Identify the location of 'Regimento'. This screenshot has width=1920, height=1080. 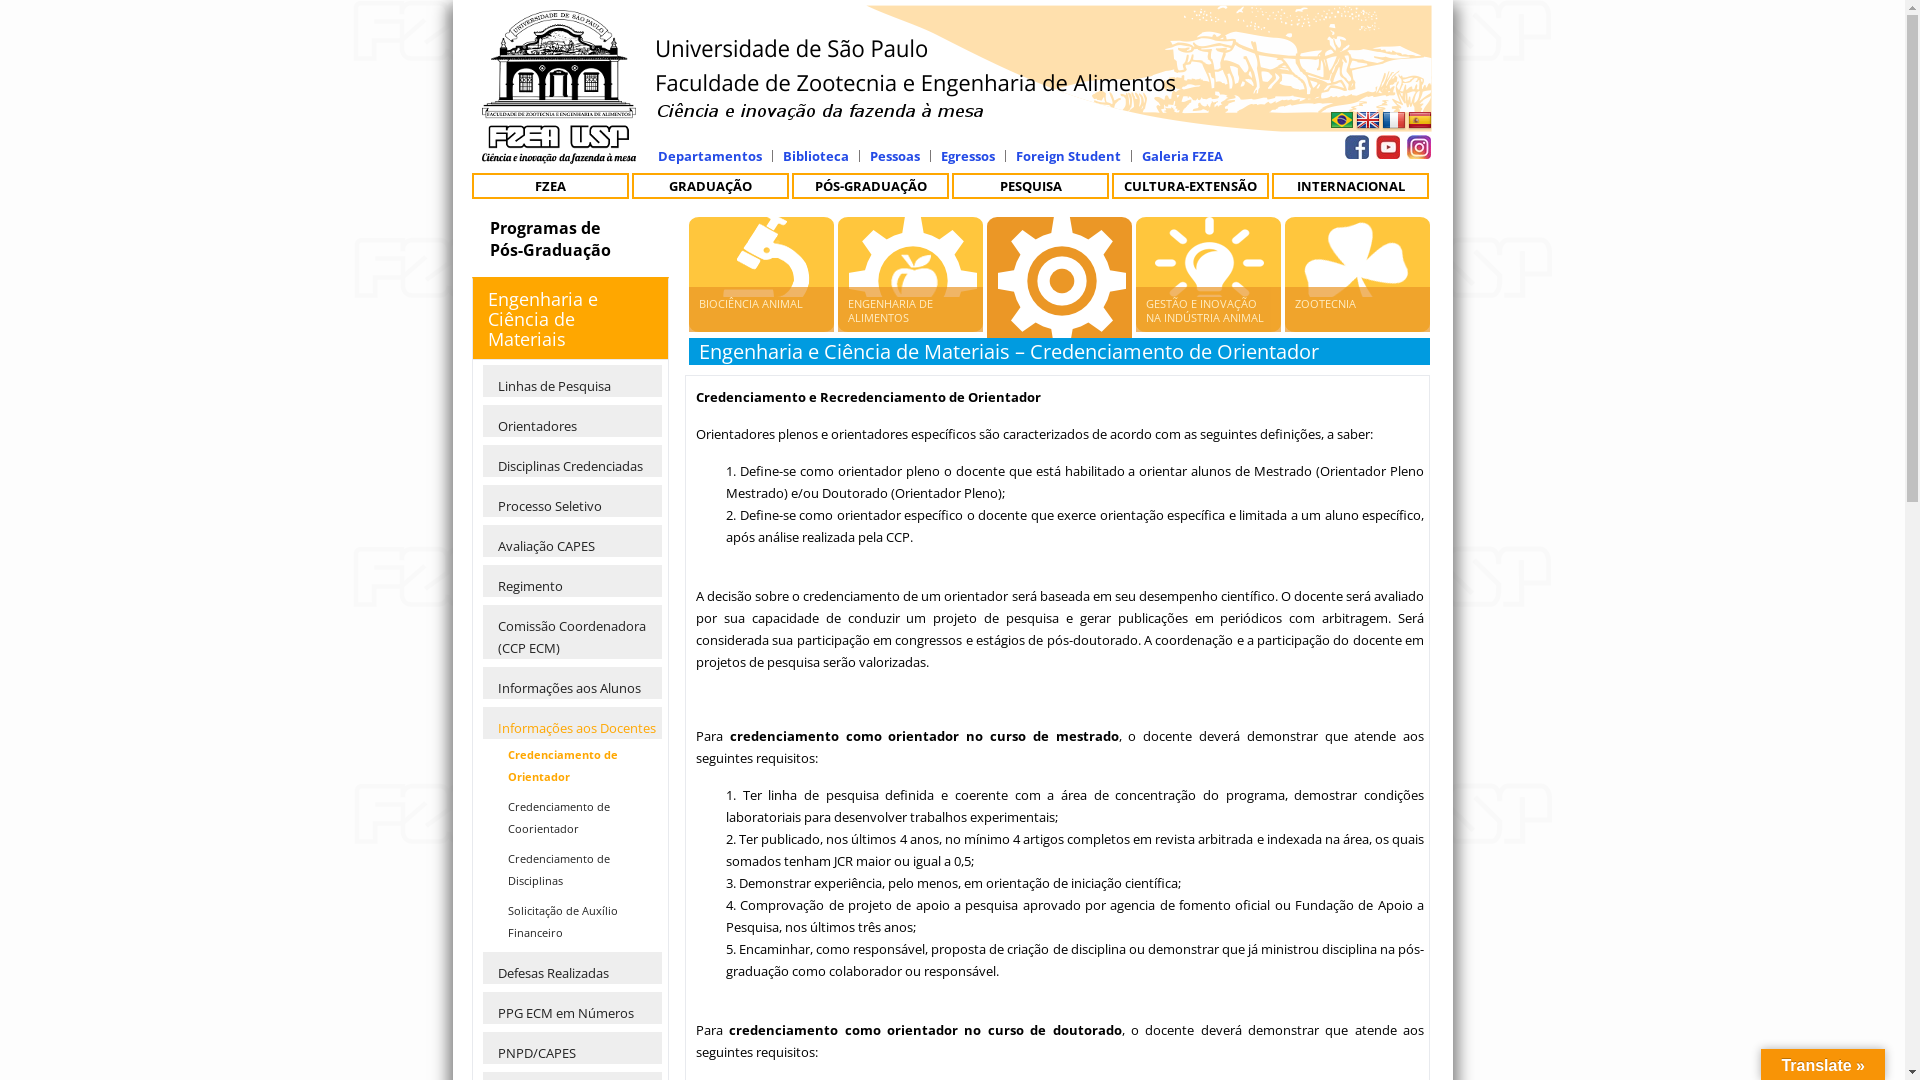
(571, 581).